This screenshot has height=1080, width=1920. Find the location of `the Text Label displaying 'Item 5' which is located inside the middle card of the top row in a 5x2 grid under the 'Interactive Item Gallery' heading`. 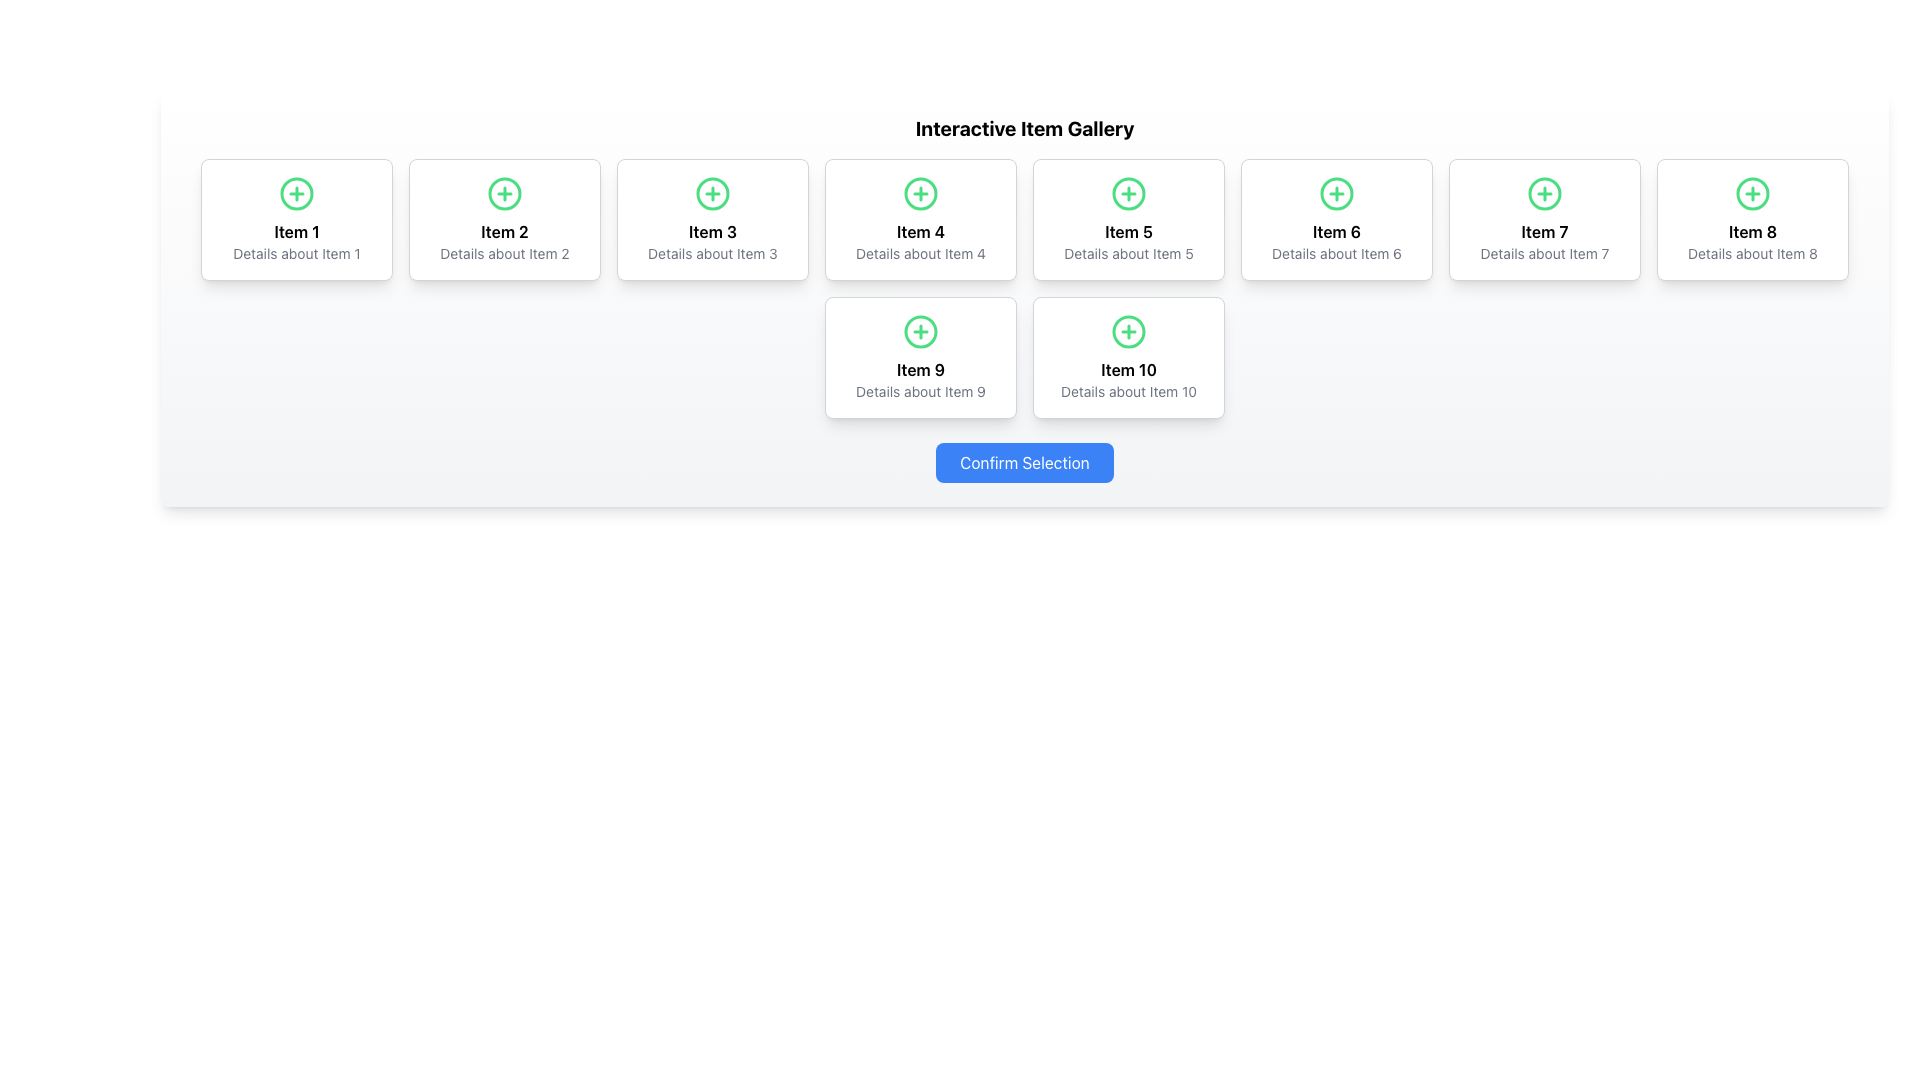

the Text Label displaying 'Item 5' which is located inside the middle card of the top row in a 5x2 grid under the 'Interactive Item Gallery' heading is located at coordinates (1128, 230).